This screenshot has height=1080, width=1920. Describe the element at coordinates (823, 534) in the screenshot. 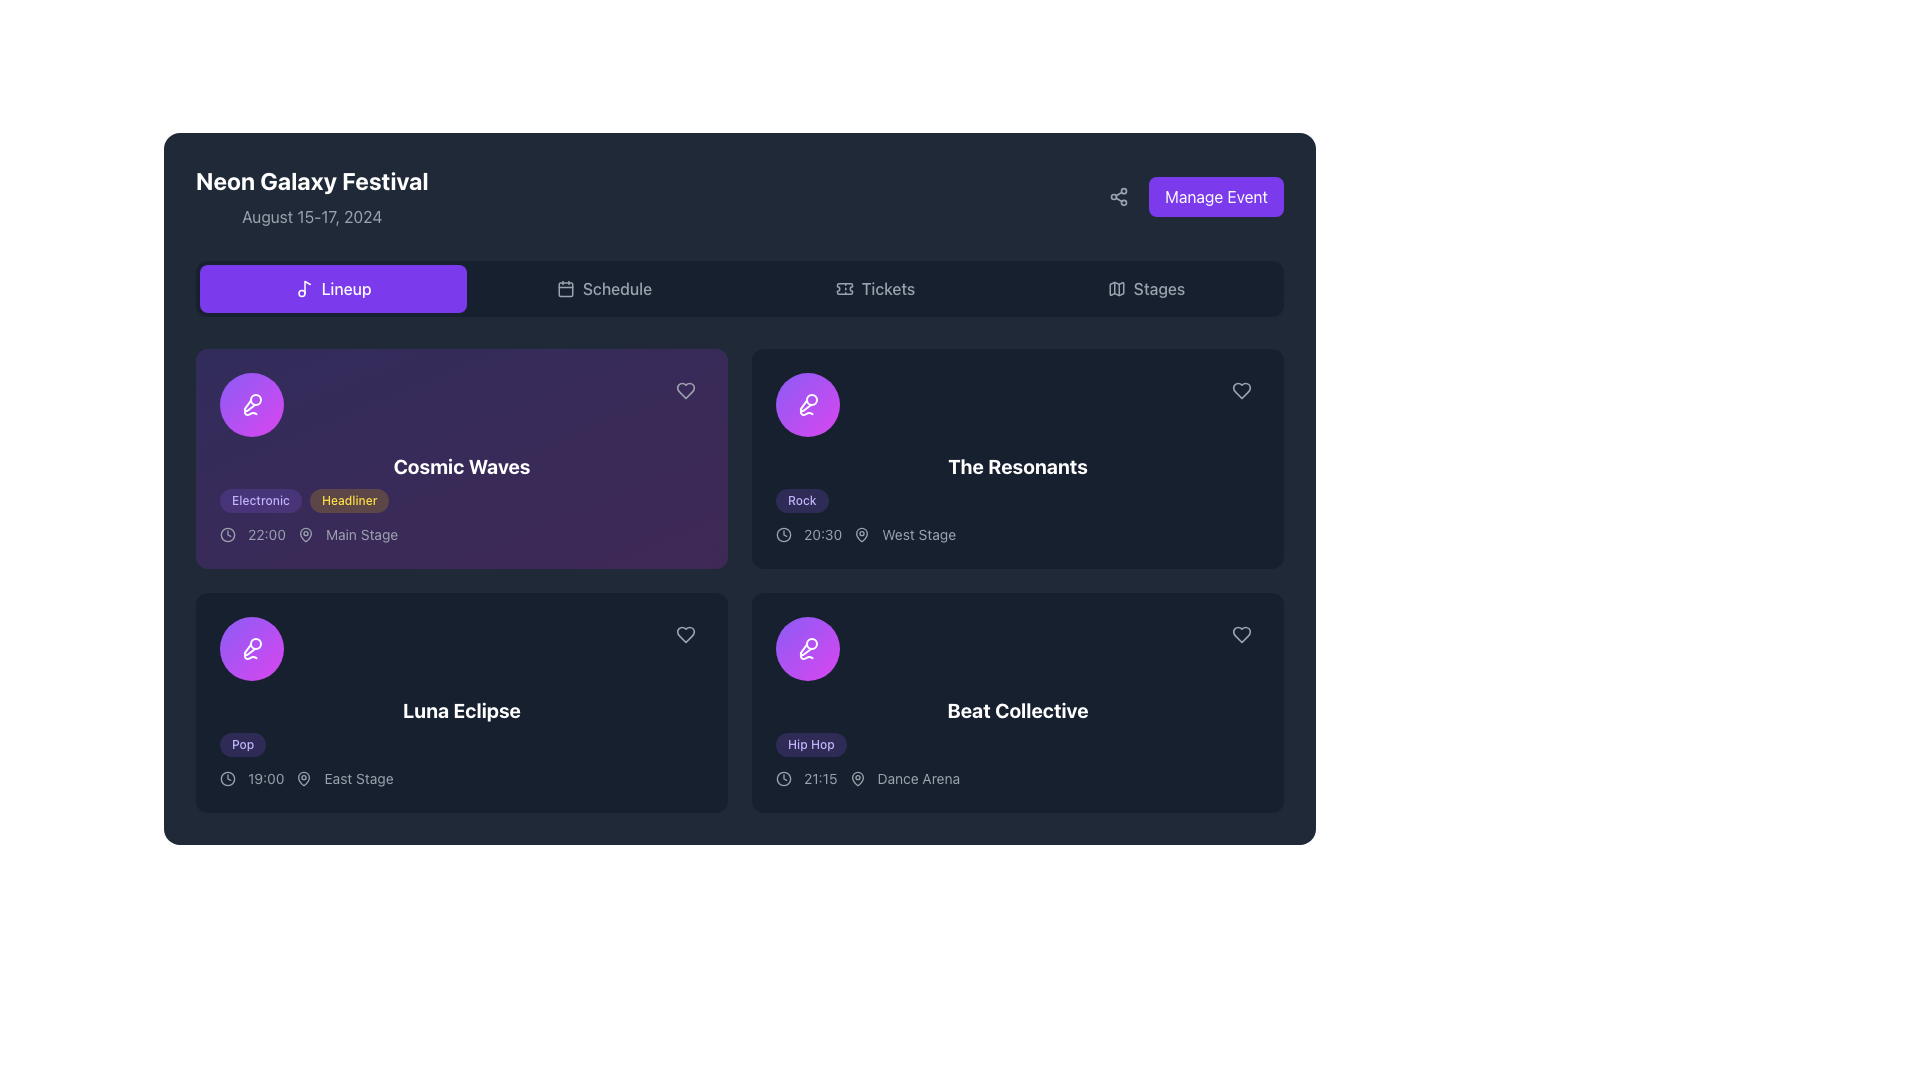

I see `text content displayed for the event 'The Resonants', specifically the time '20:30' located within the event card` at that location.